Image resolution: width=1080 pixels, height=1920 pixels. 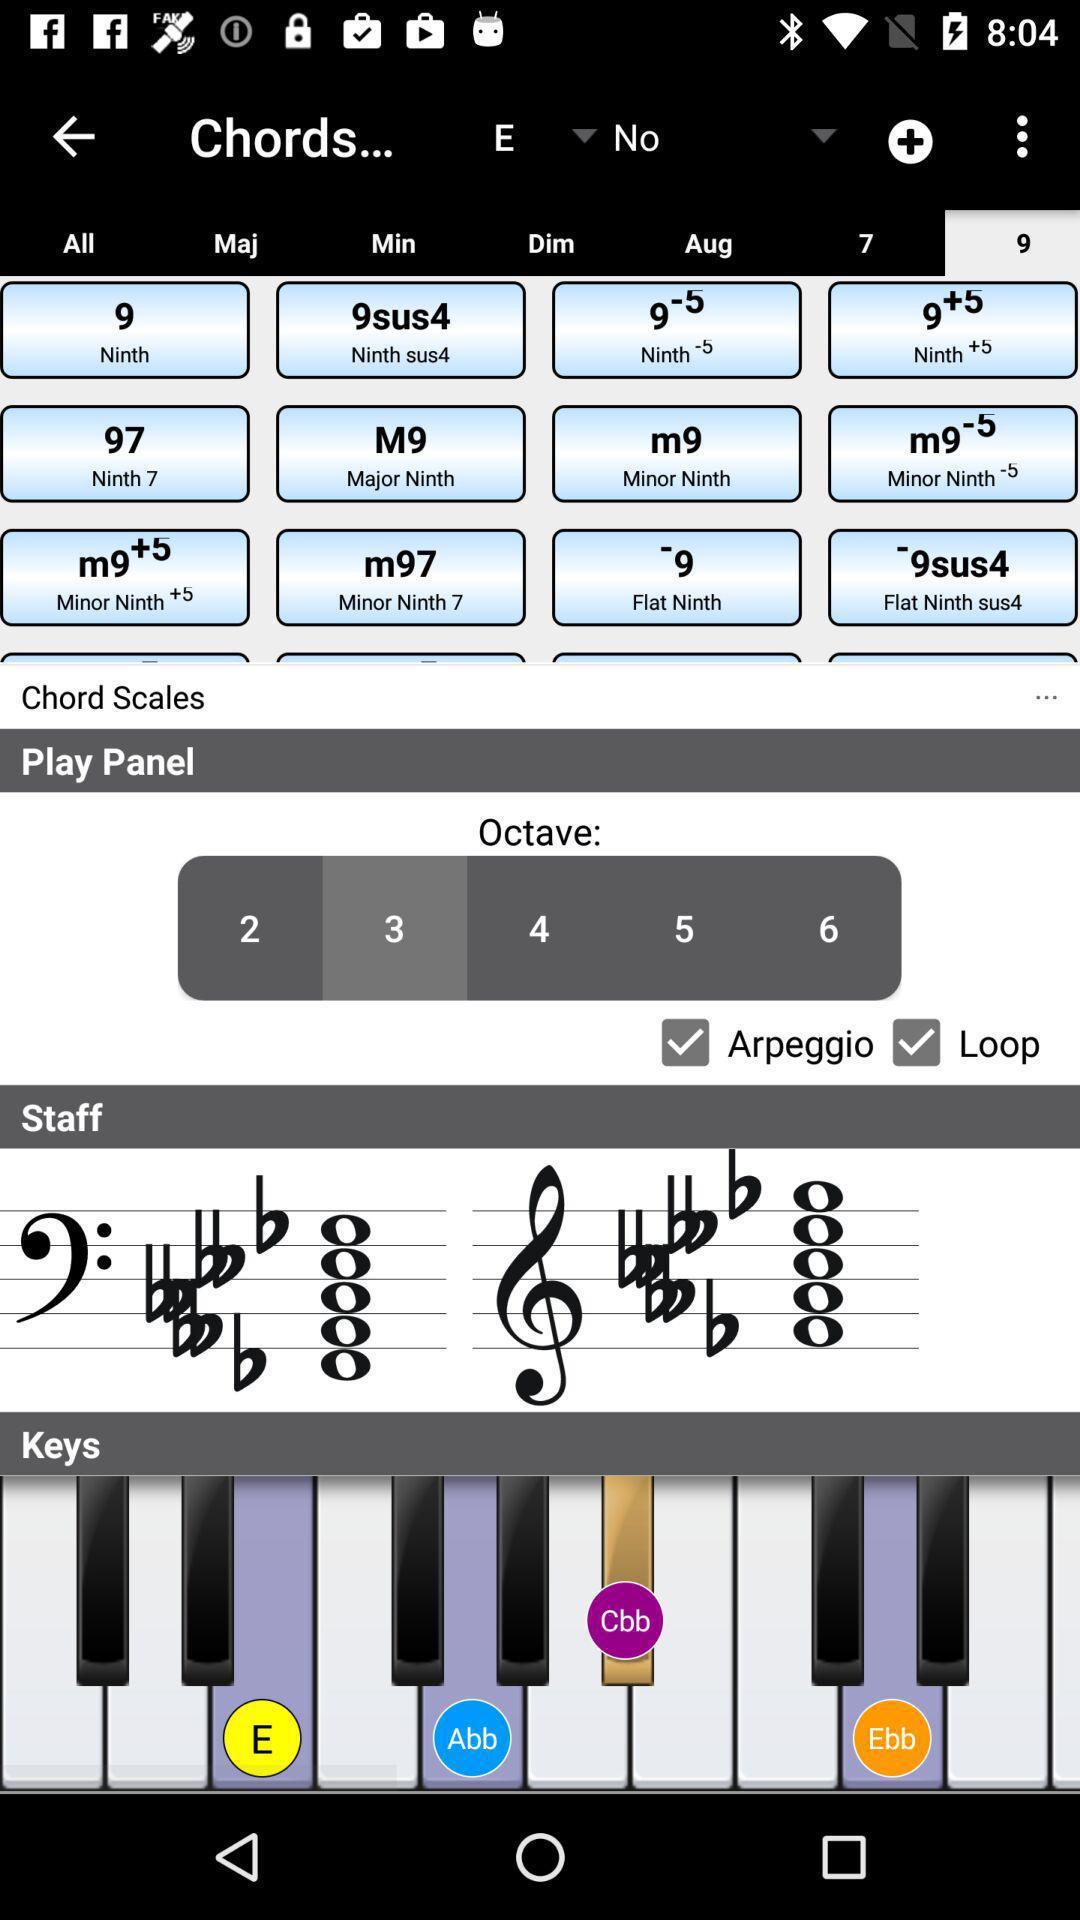 I want to click on icon next to 5 item, so click(x=538, y=830).